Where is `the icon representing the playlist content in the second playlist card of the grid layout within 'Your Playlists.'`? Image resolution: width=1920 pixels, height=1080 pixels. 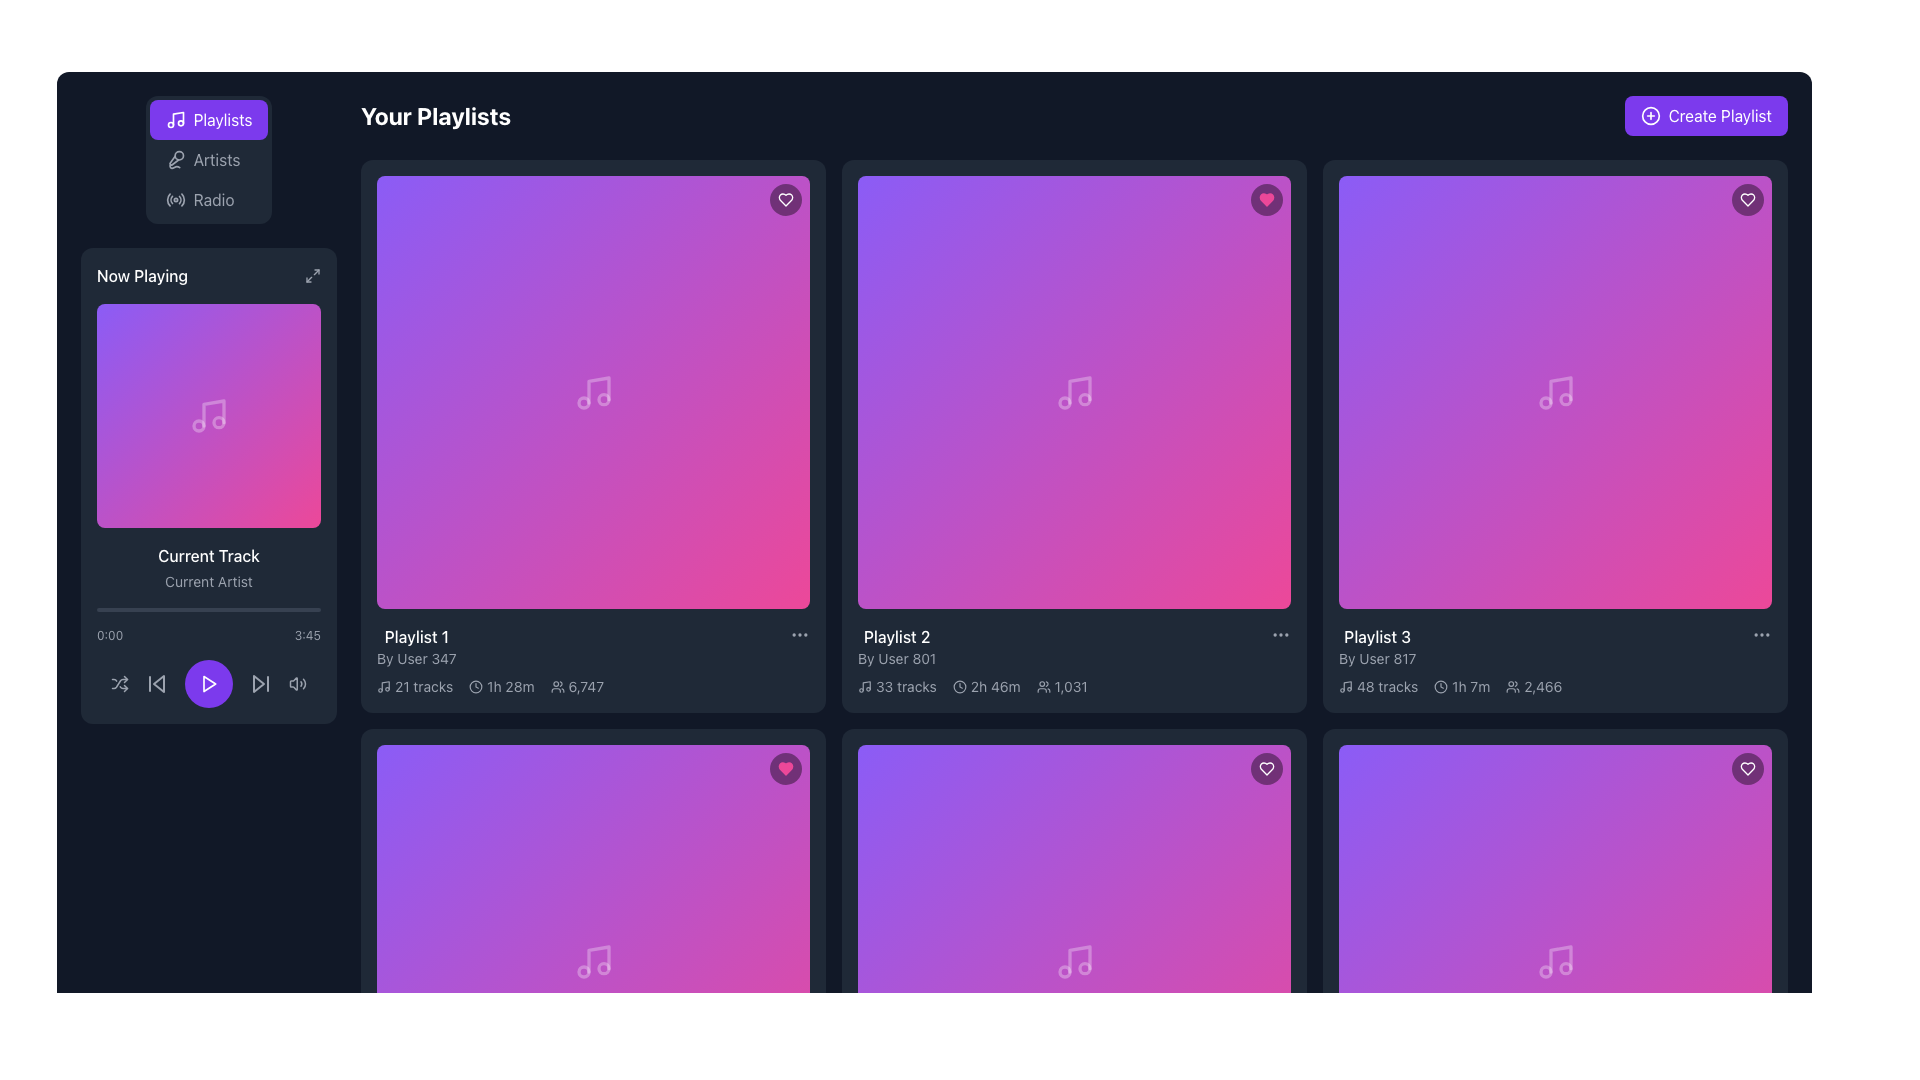 the icon representing the playlist content in the second playlist card of the grid layout within 'Your Playlists.' is located at coordinates (1073, 392).